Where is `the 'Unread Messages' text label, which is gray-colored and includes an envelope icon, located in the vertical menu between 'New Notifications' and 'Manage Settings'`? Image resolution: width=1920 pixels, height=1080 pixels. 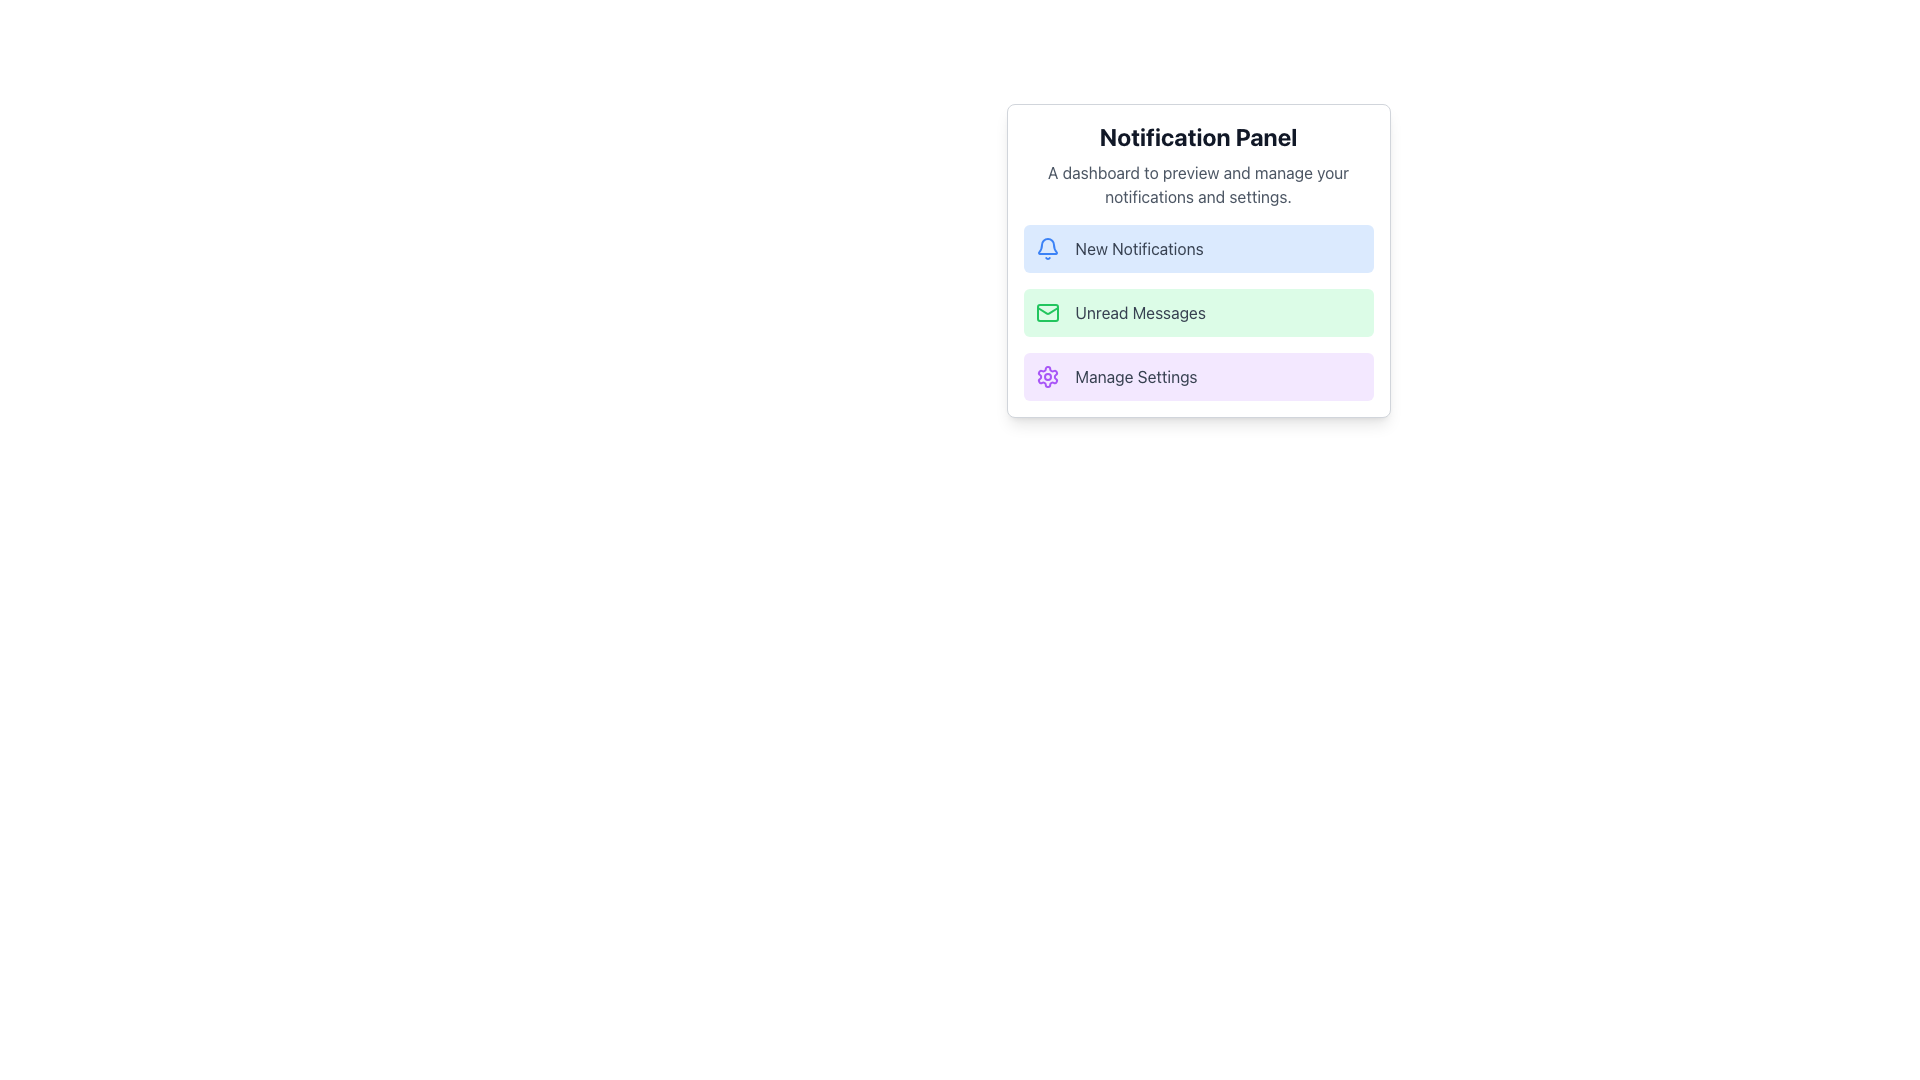 the 'Unread Messages' text label, which is gray-colored and includes an envelope icon, located in the vertical menu between 'New Notifications' and 'Manage Settings' is located at coordinates (1140, 312).